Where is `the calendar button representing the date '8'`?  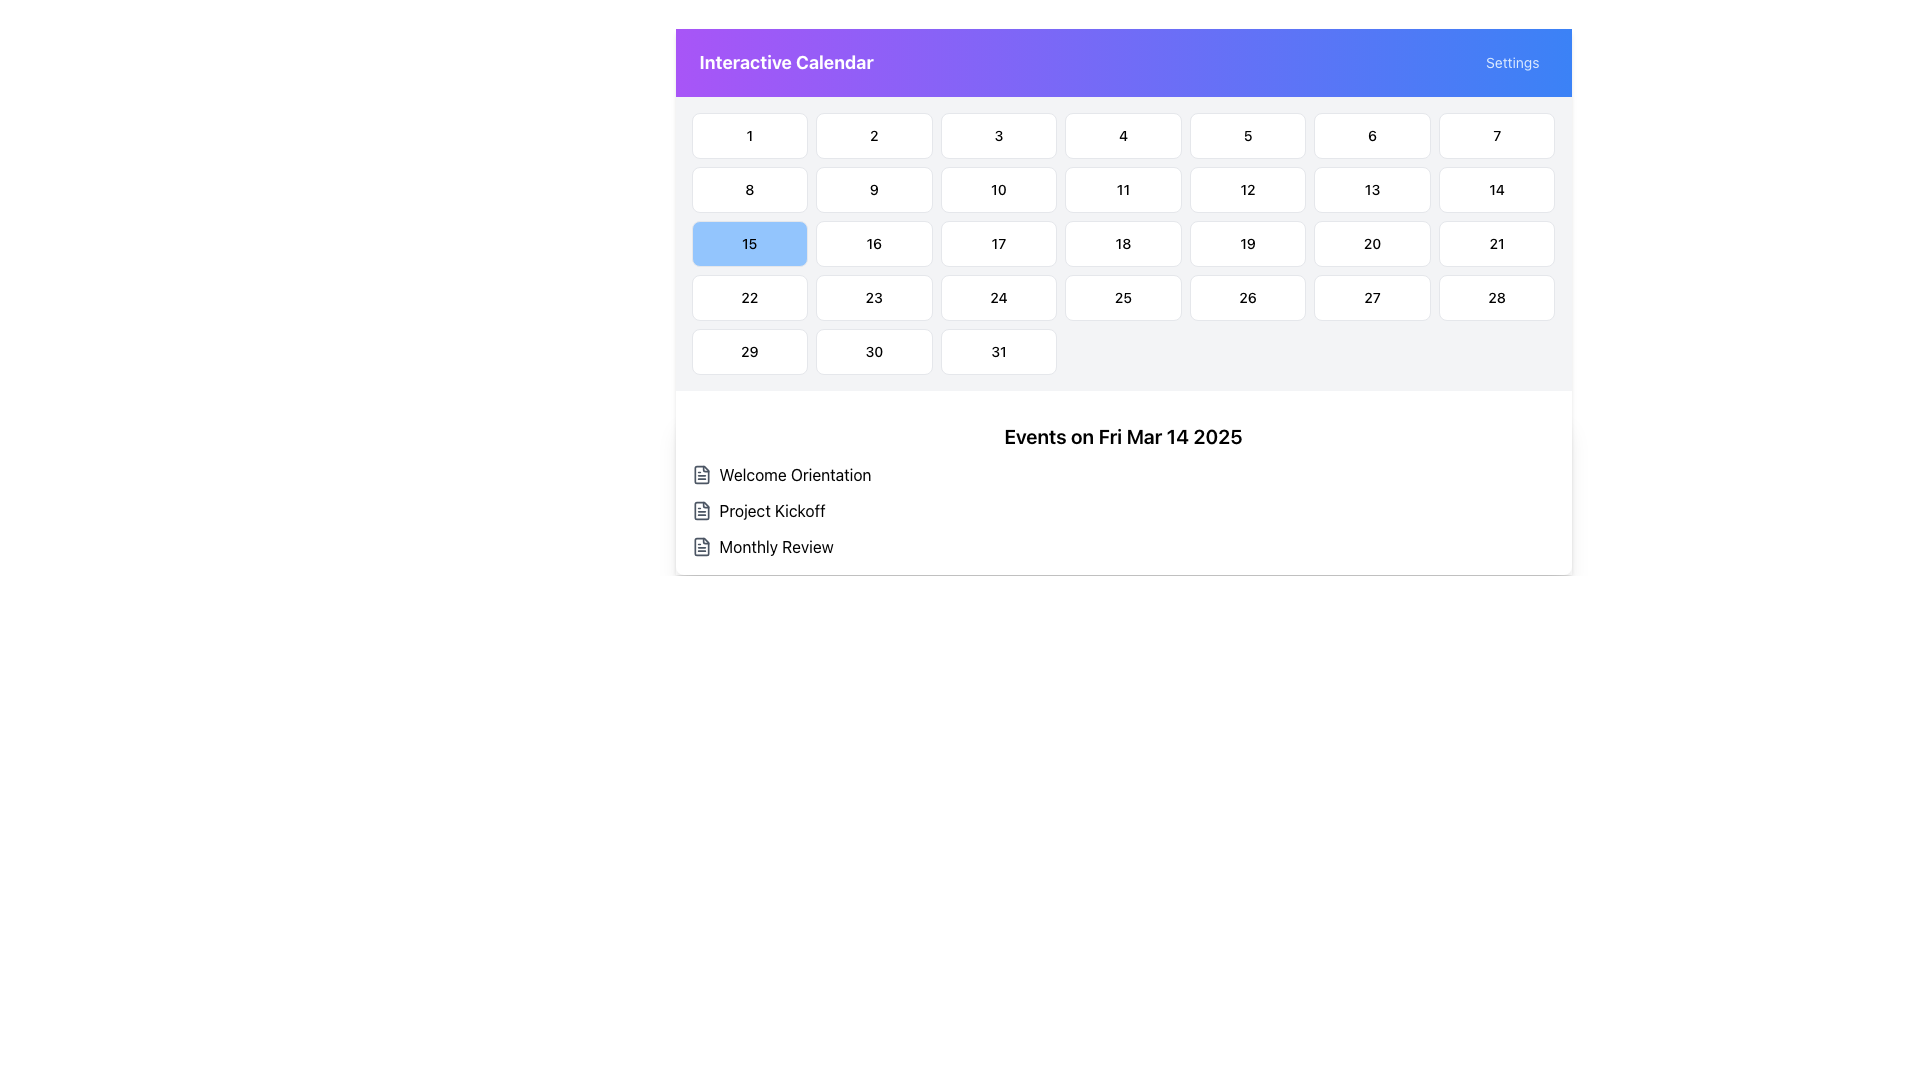
the calendar button representing the date '8' is located at coordinates (748, 189).